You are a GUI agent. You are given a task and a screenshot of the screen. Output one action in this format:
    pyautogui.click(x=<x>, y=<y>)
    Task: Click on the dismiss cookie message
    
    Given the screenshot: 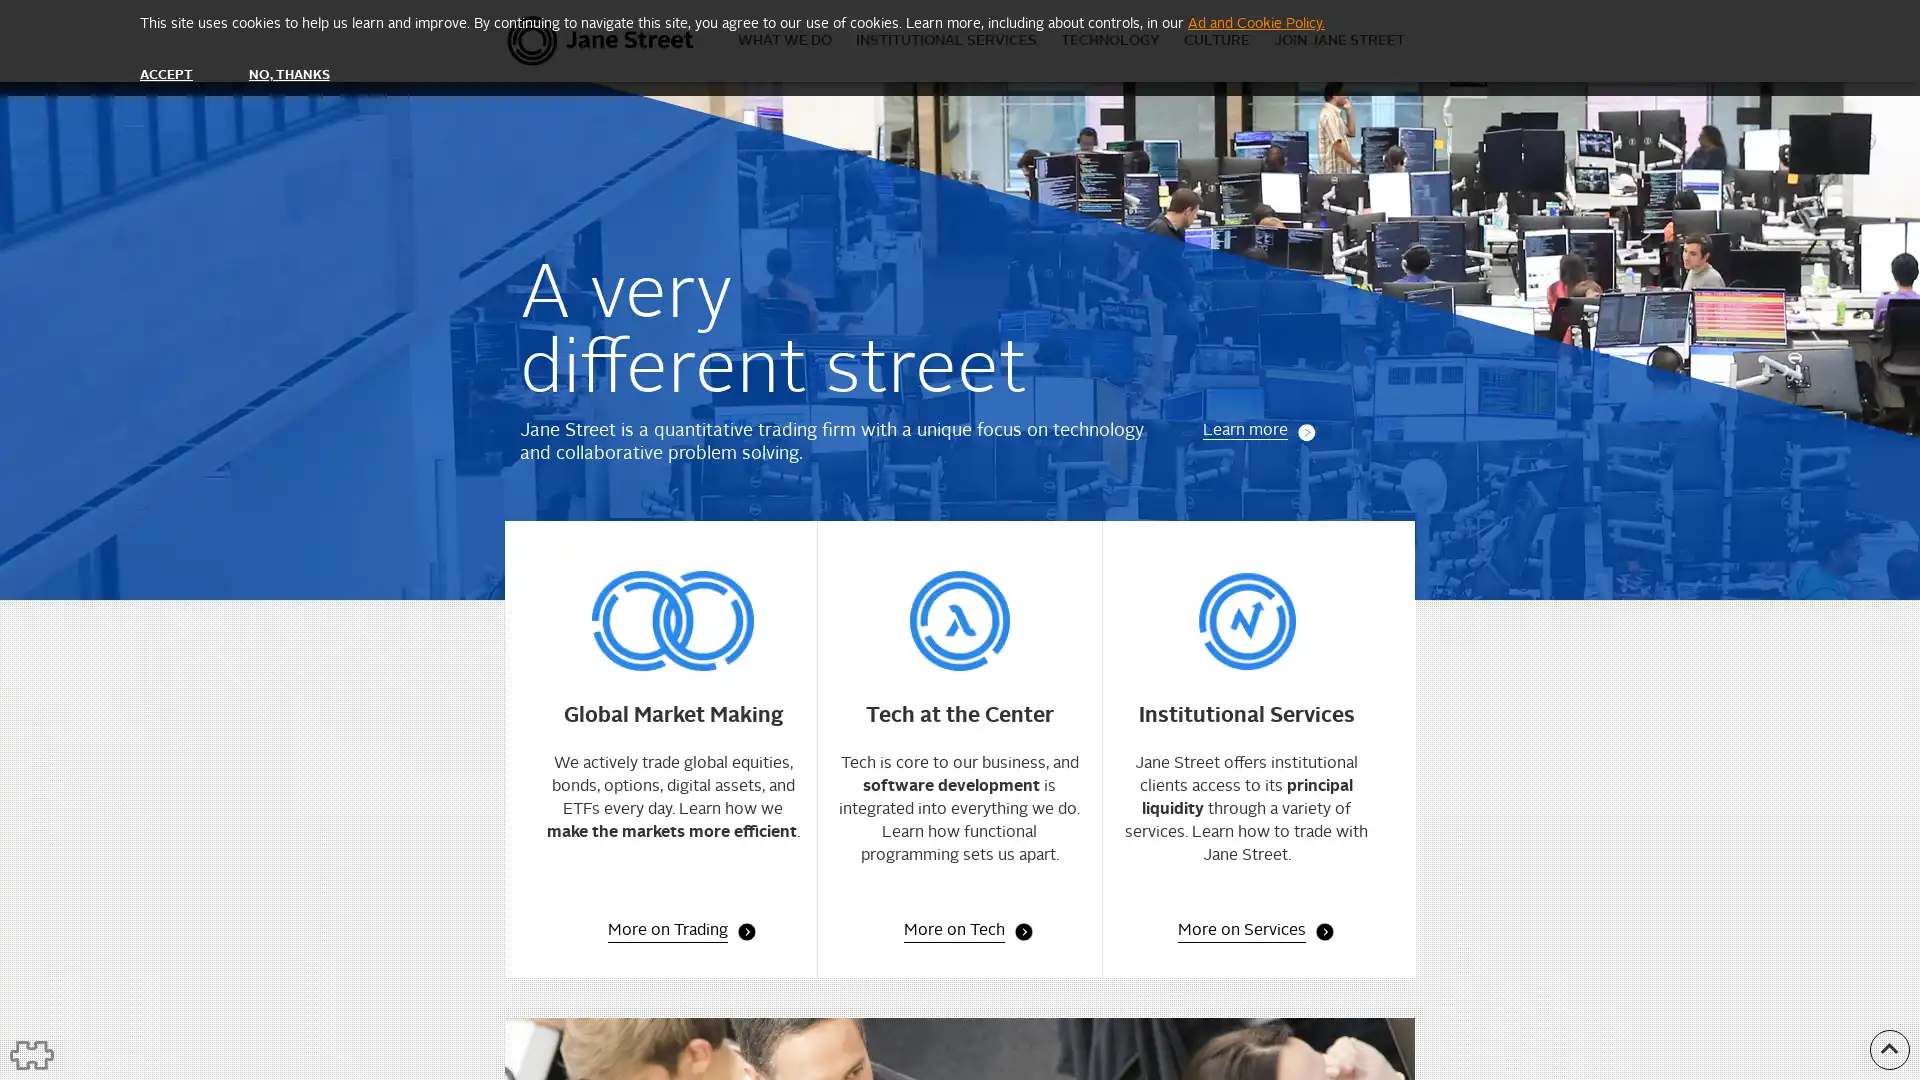 What is the action you would take?
    pyautogui.click(x=166, y=74)
    